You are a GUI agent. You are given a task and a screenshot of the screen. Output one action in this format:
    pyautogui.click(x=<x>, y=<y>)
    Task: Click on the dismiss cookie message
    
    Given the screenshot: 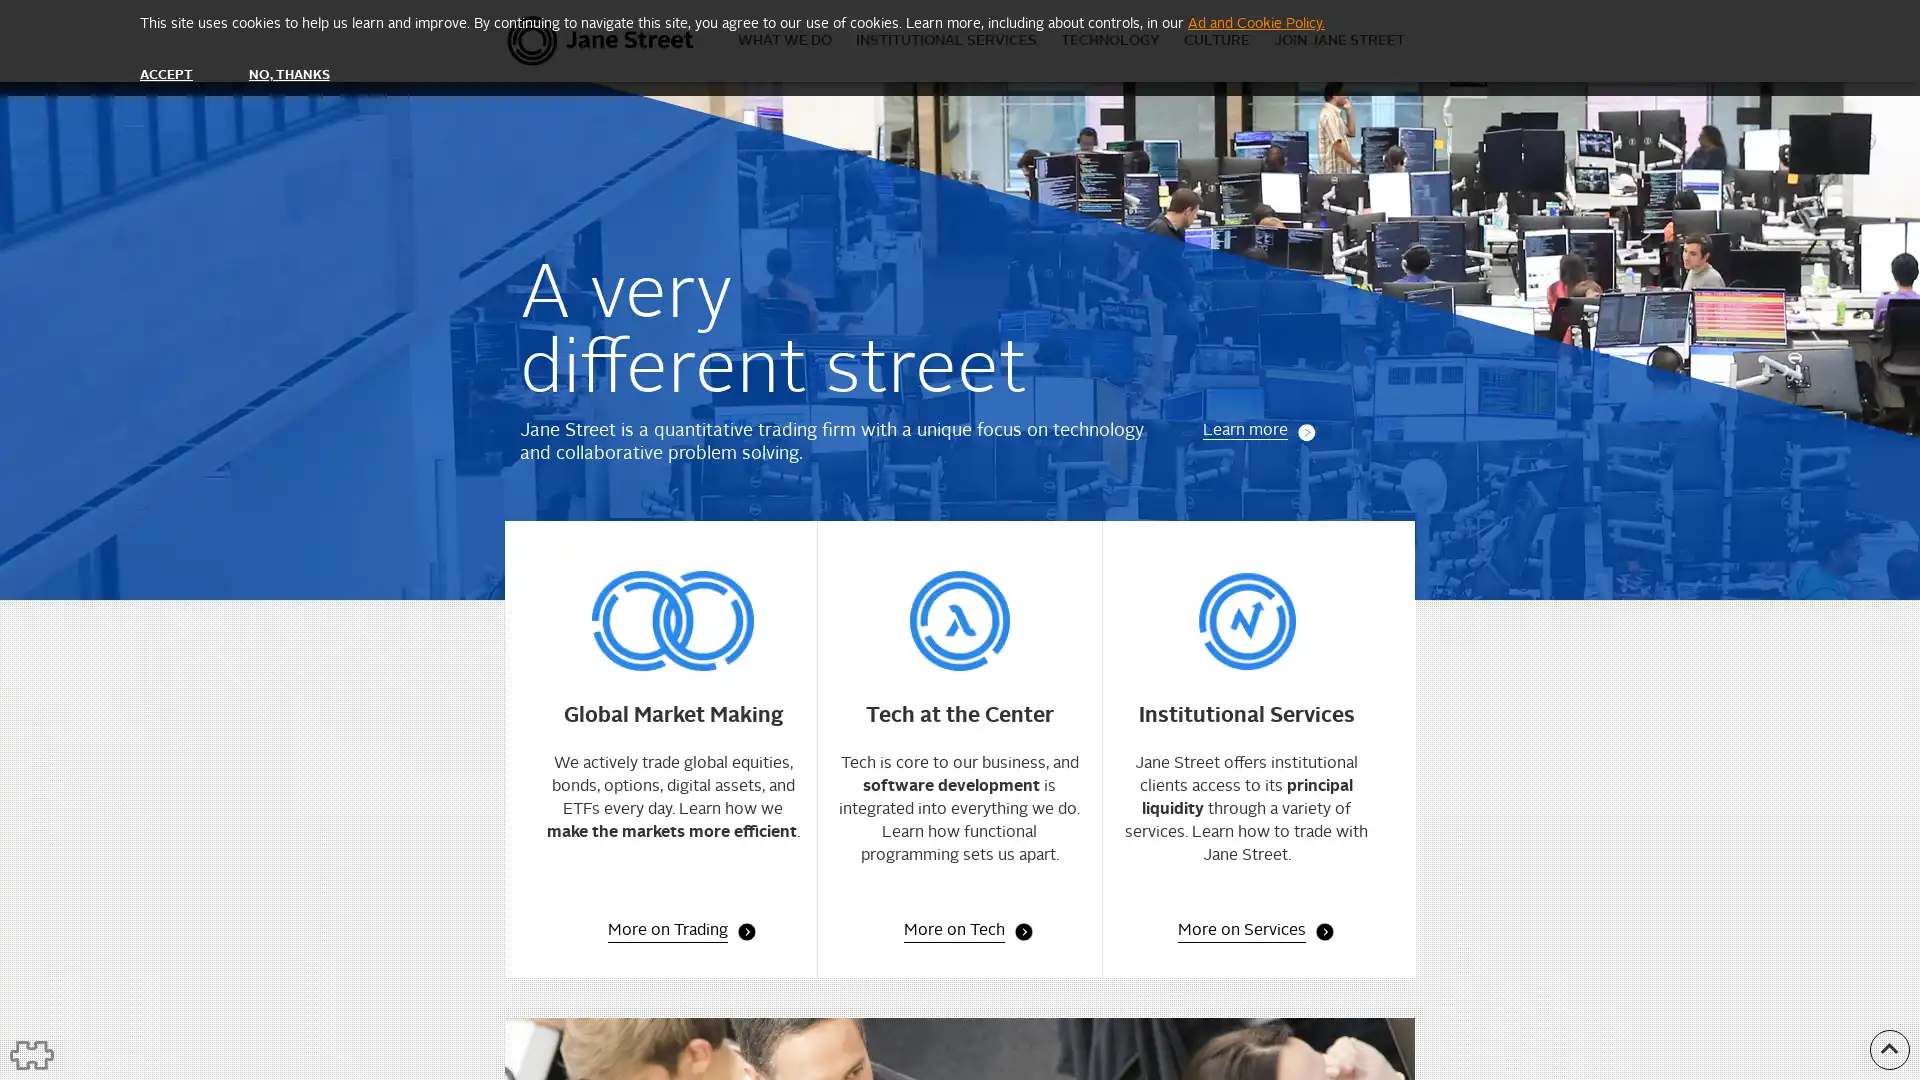 What is the action you would take?
    pyautogui.click(x=166, y=74)
    